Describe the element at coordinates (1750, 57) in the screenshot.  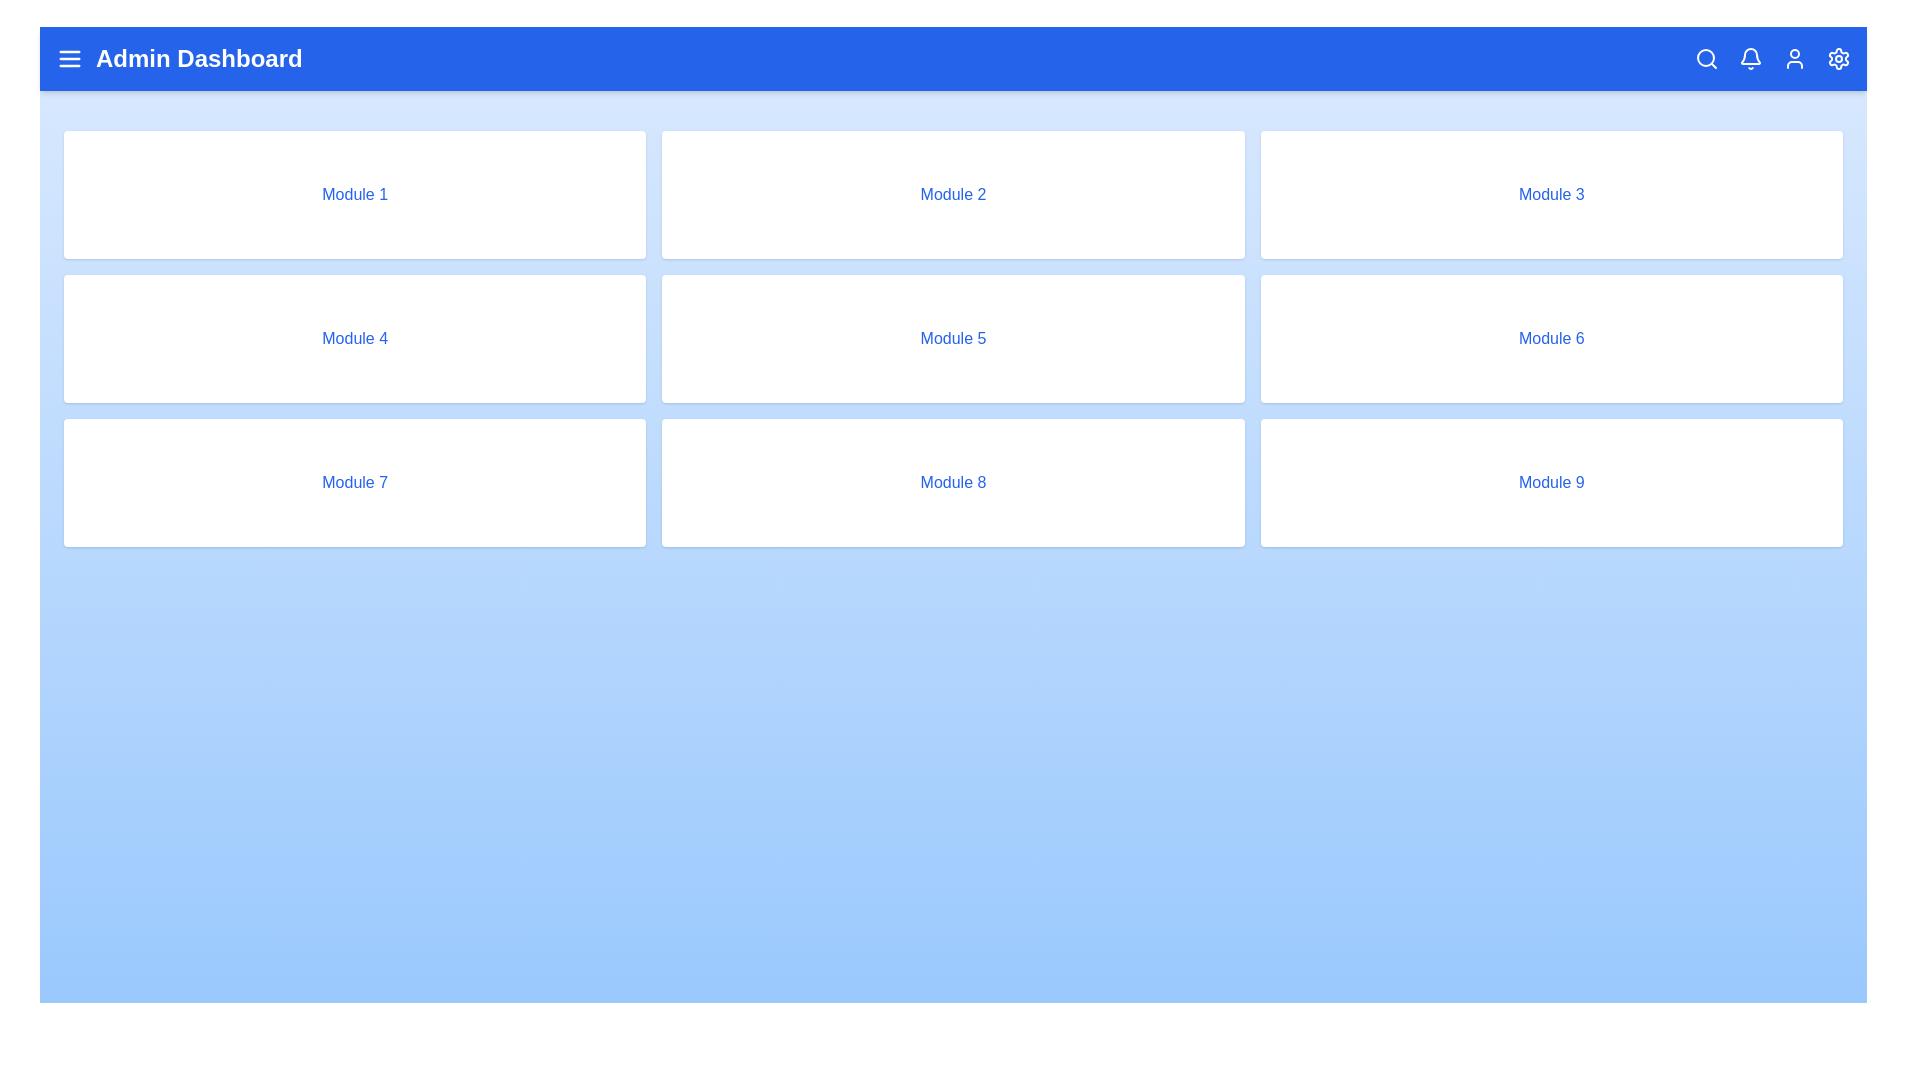
I see `the bell icon to view notifications` at that location.